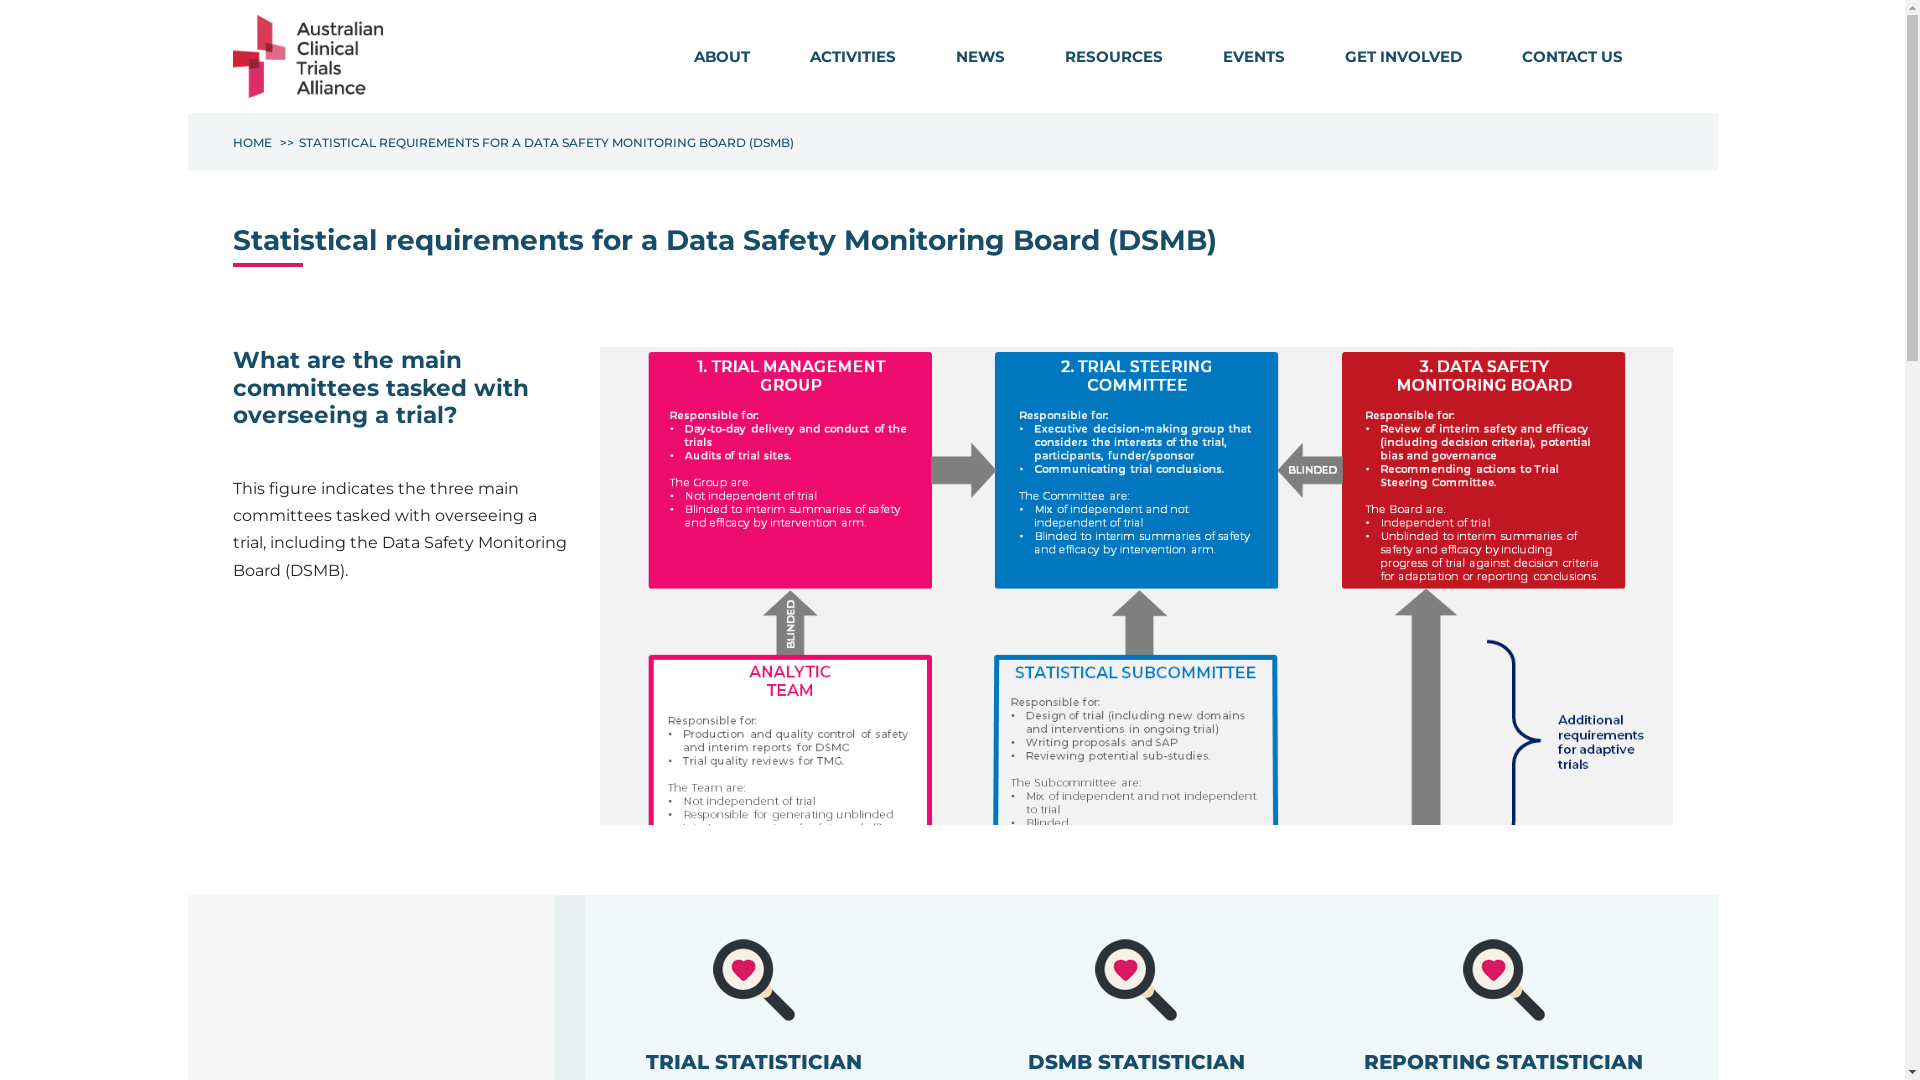  I want to click on 'CONTACT US', so click(1571, 56).